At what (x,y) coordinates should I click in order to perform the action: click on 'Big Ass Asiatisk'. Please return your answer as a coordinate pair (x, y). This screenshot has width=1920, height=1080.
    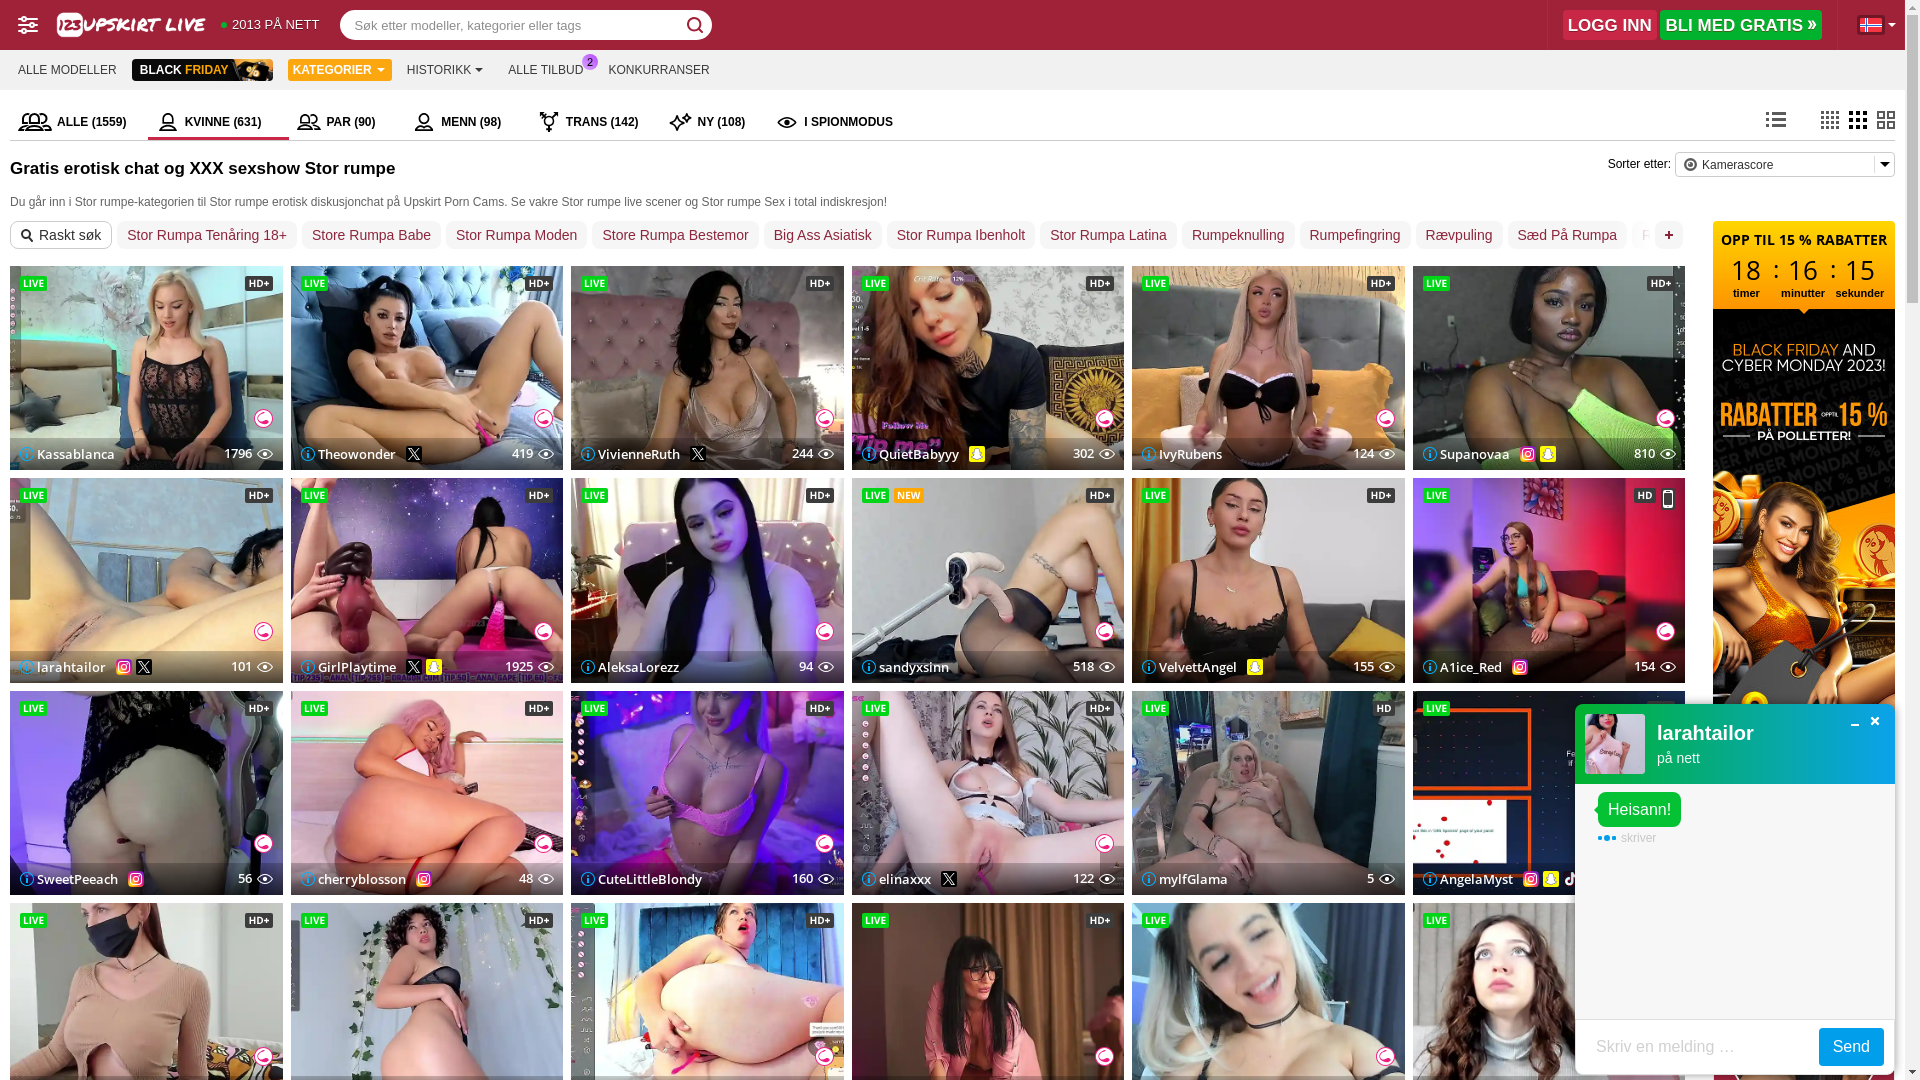
    Looking at the image, I should click on (822, 234).